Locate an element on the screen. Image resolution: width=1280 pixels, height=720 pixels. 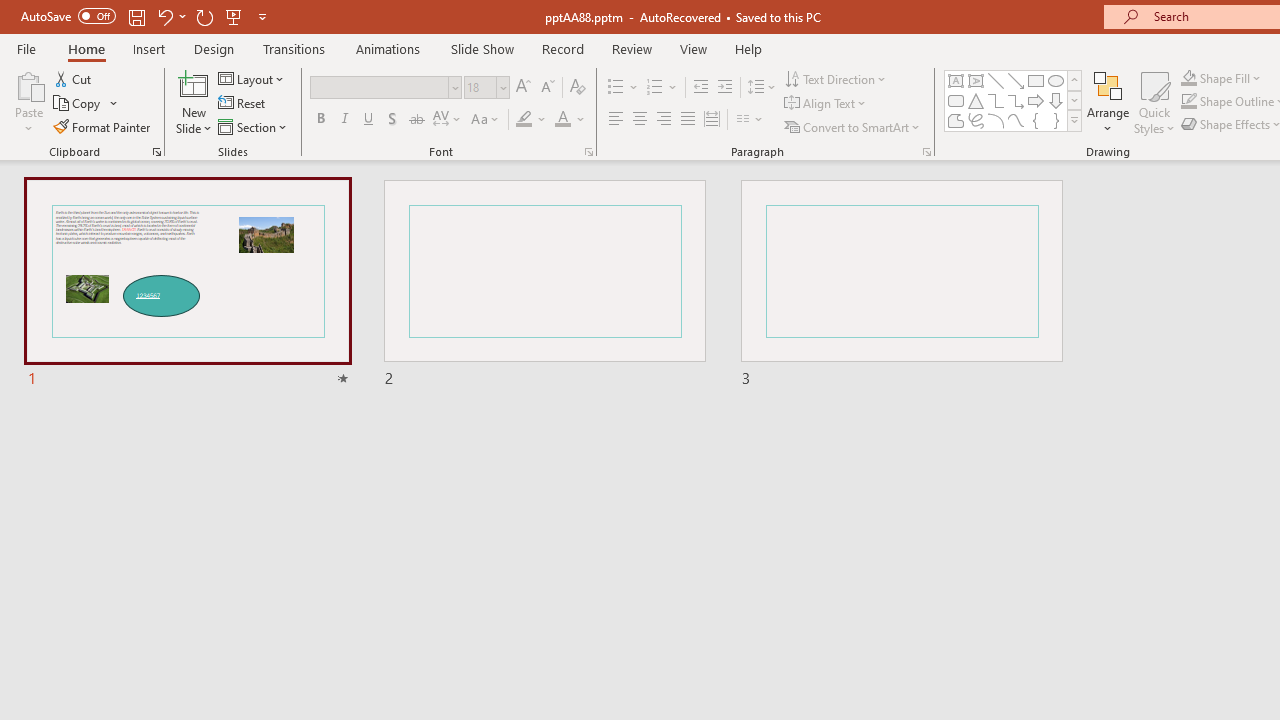
'Rectangle' is located at coordinates (1036, 80).